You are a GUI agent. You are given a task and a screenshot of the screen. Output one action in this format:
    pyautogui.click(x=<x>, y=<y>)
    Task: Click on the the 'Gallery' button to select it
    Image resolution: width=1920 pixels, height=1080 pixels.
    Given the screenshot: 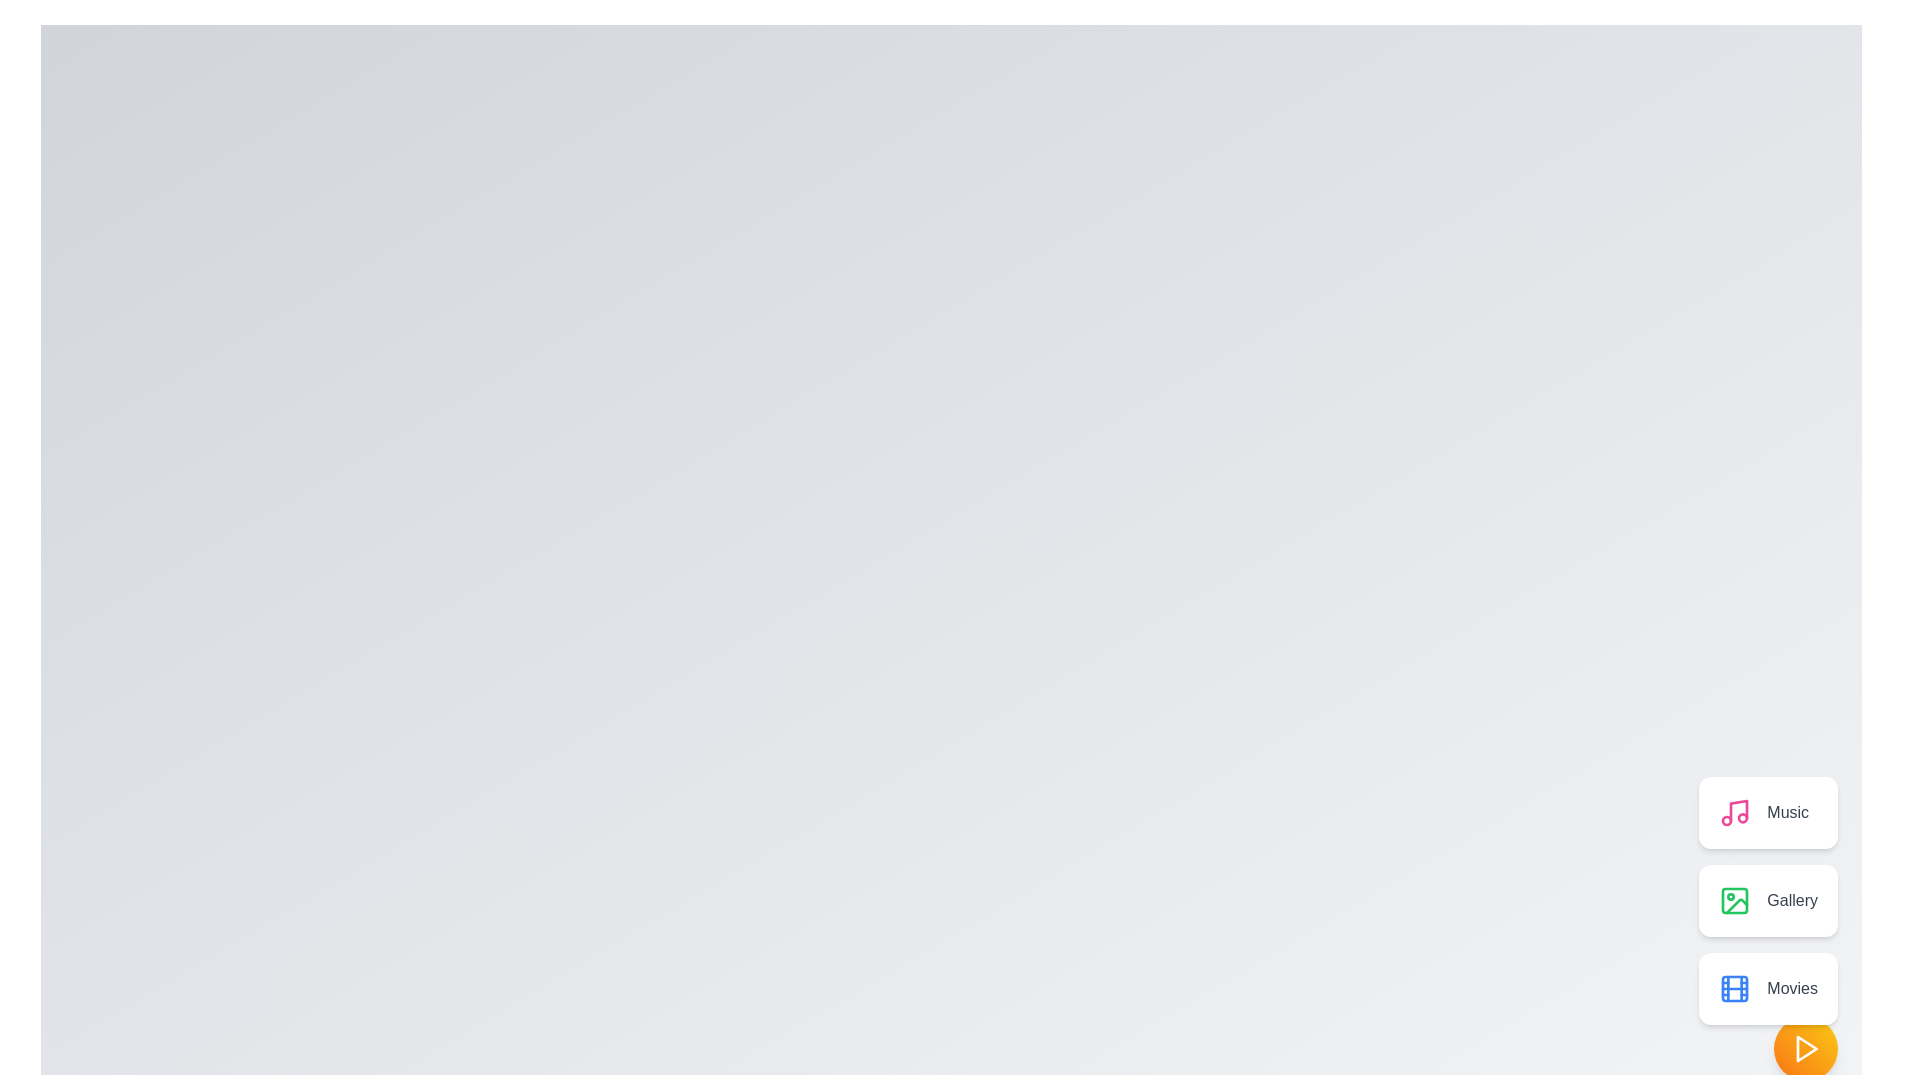 What is the action you would take?
    pyautogui.click(x=1767, y=901)
    